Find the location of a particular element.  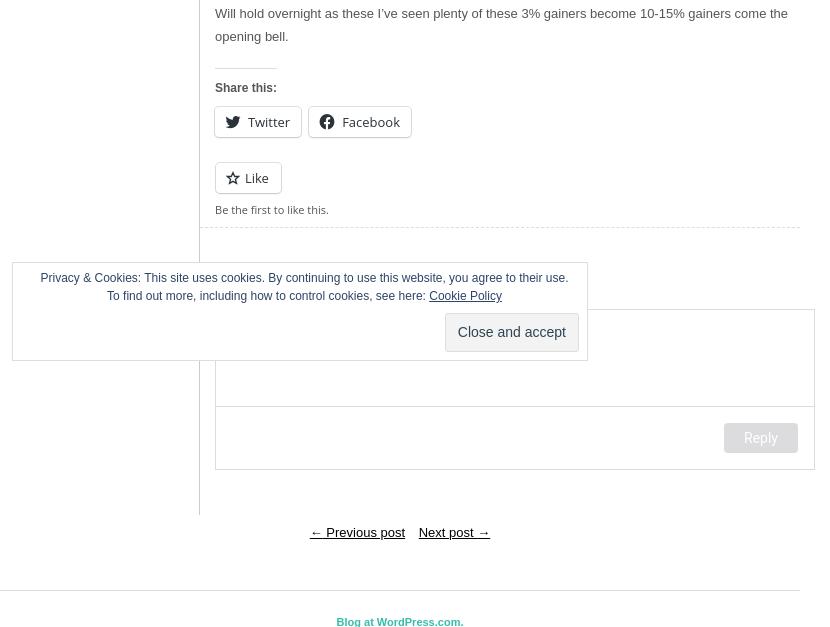

'Reply' is located at coordinates (761, 438).